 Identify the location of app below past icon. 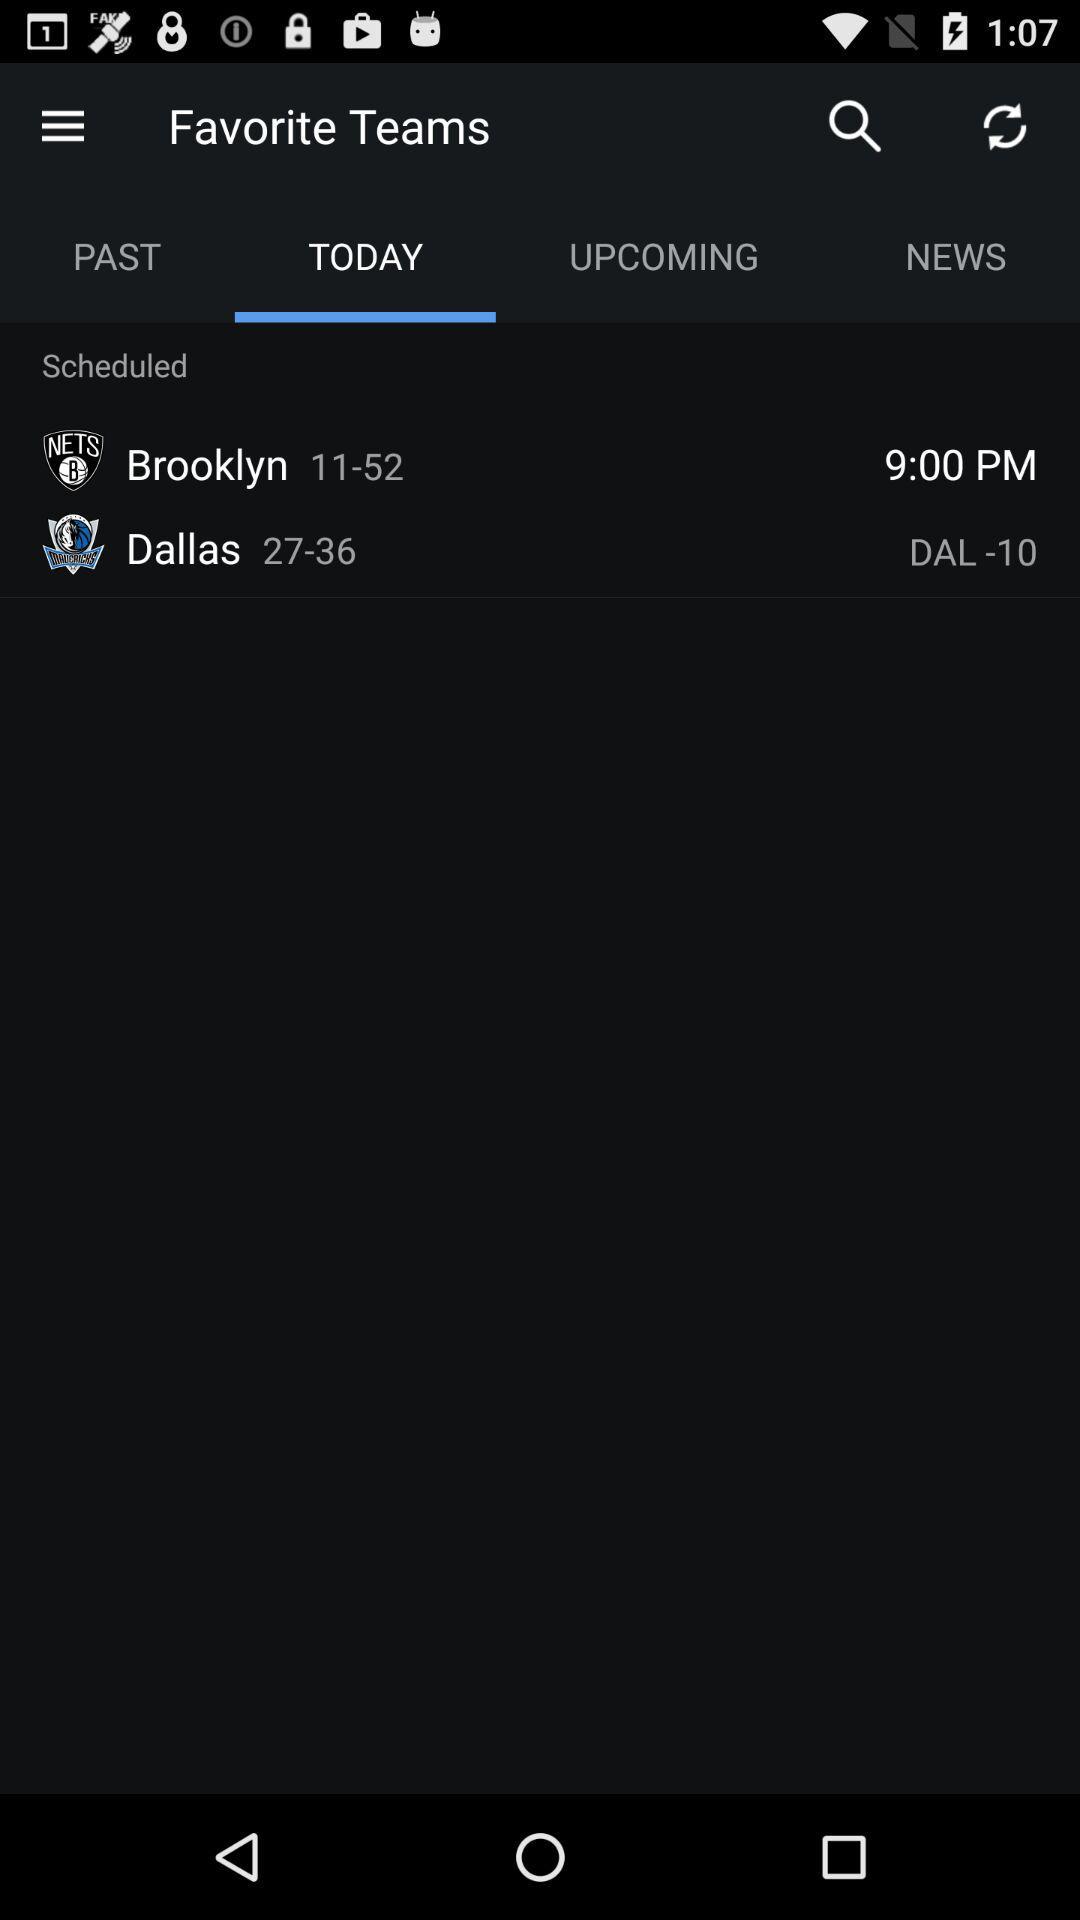
(115, 364).